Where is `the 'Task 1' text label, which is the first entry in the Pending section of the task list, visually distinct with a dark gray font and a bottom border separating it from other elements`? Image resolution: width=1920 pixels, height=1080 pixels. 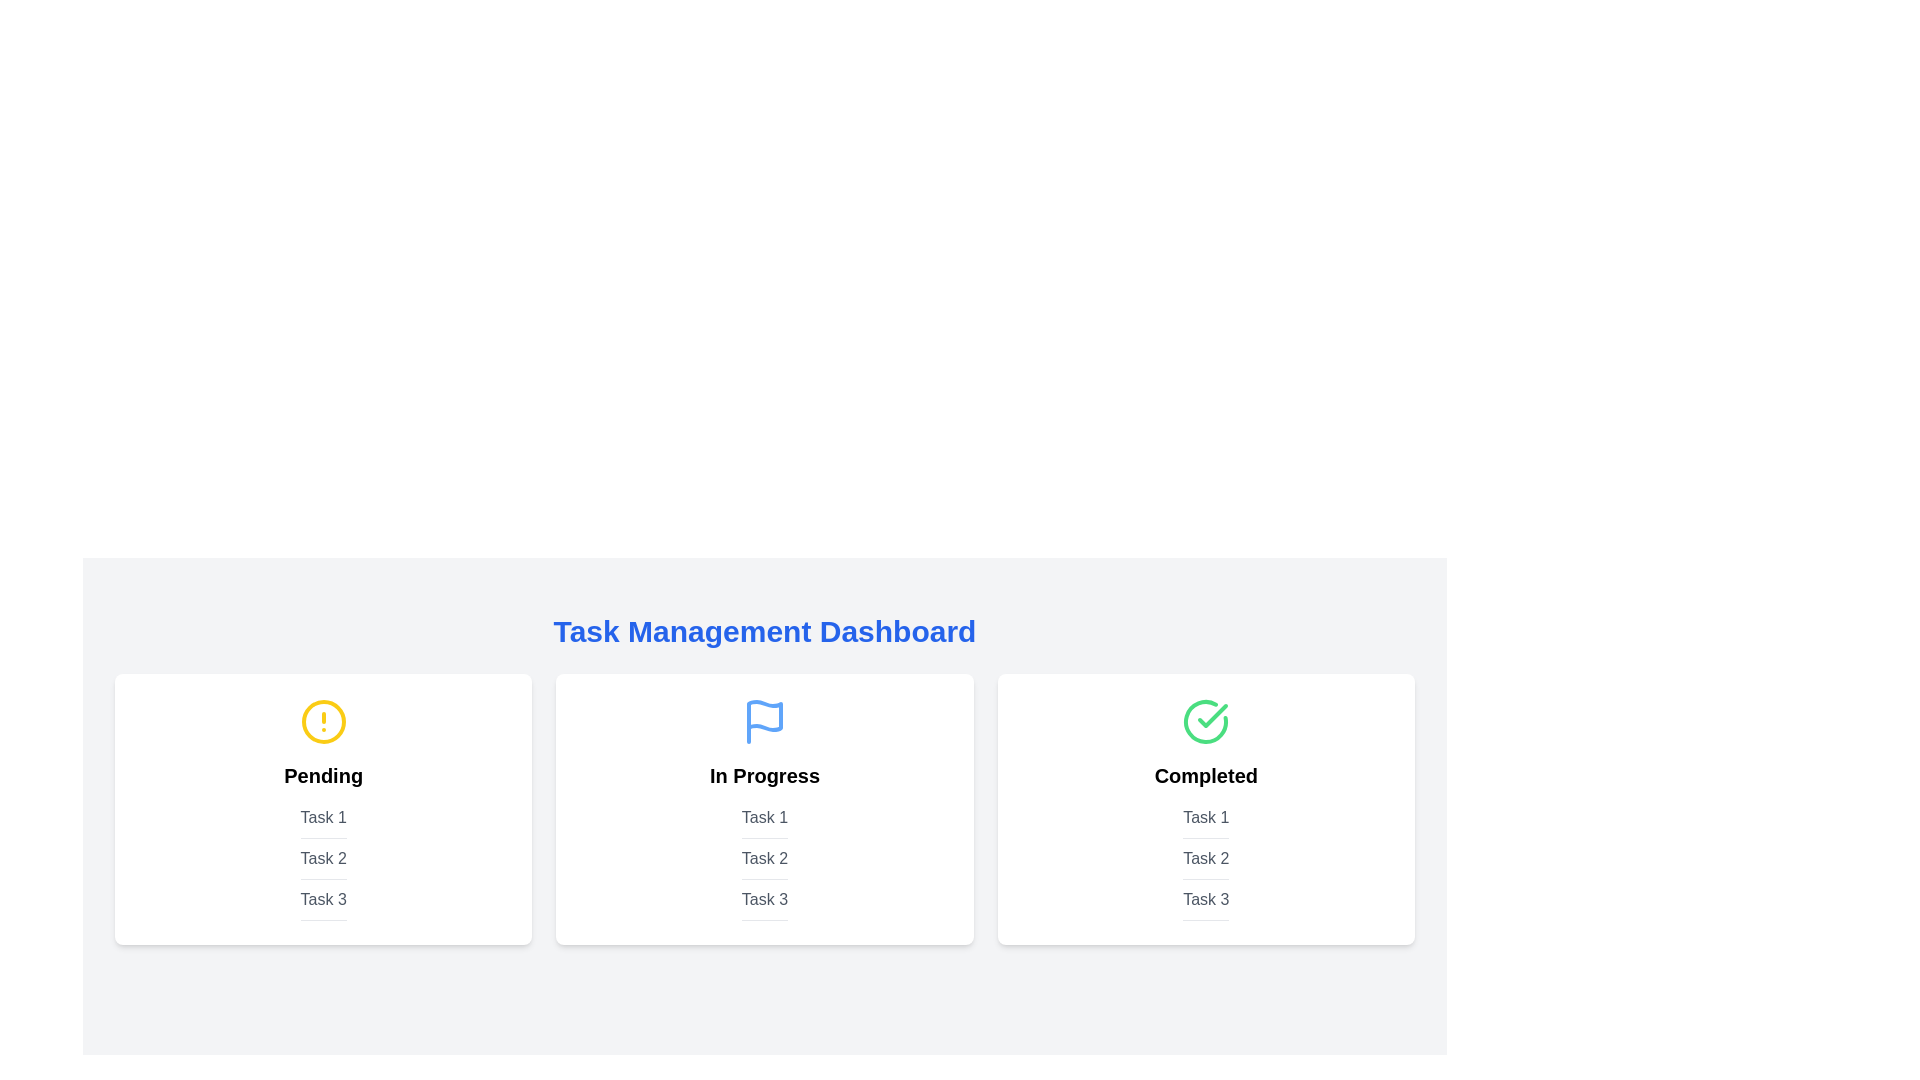
the 'Task 1' text label, which is the first entry in the Pending section of the task list, visually distinct with a dark gray font and a bottom border separating it from other elements is located at coordinates (323, 822).